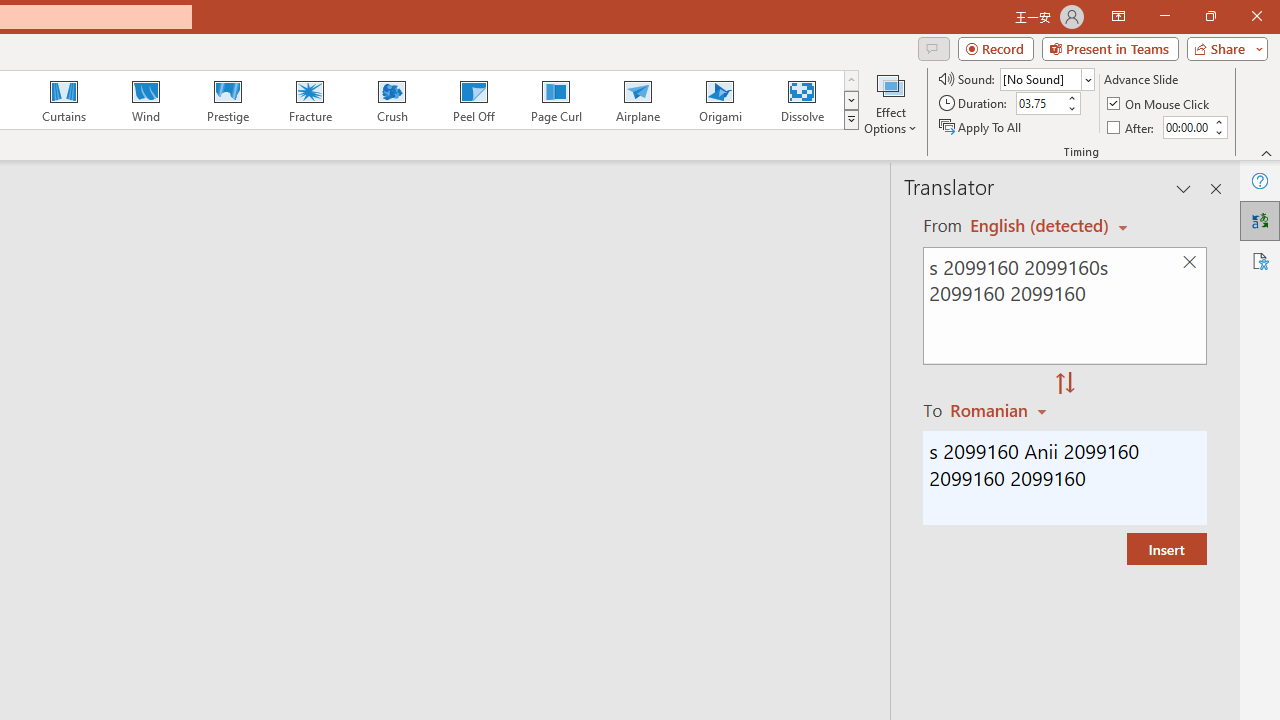 The height and width of the screenshot is (720, 1280). Describe the element at coordinates (144, 100) in the screenshot. I see `'Wind'` at that location.